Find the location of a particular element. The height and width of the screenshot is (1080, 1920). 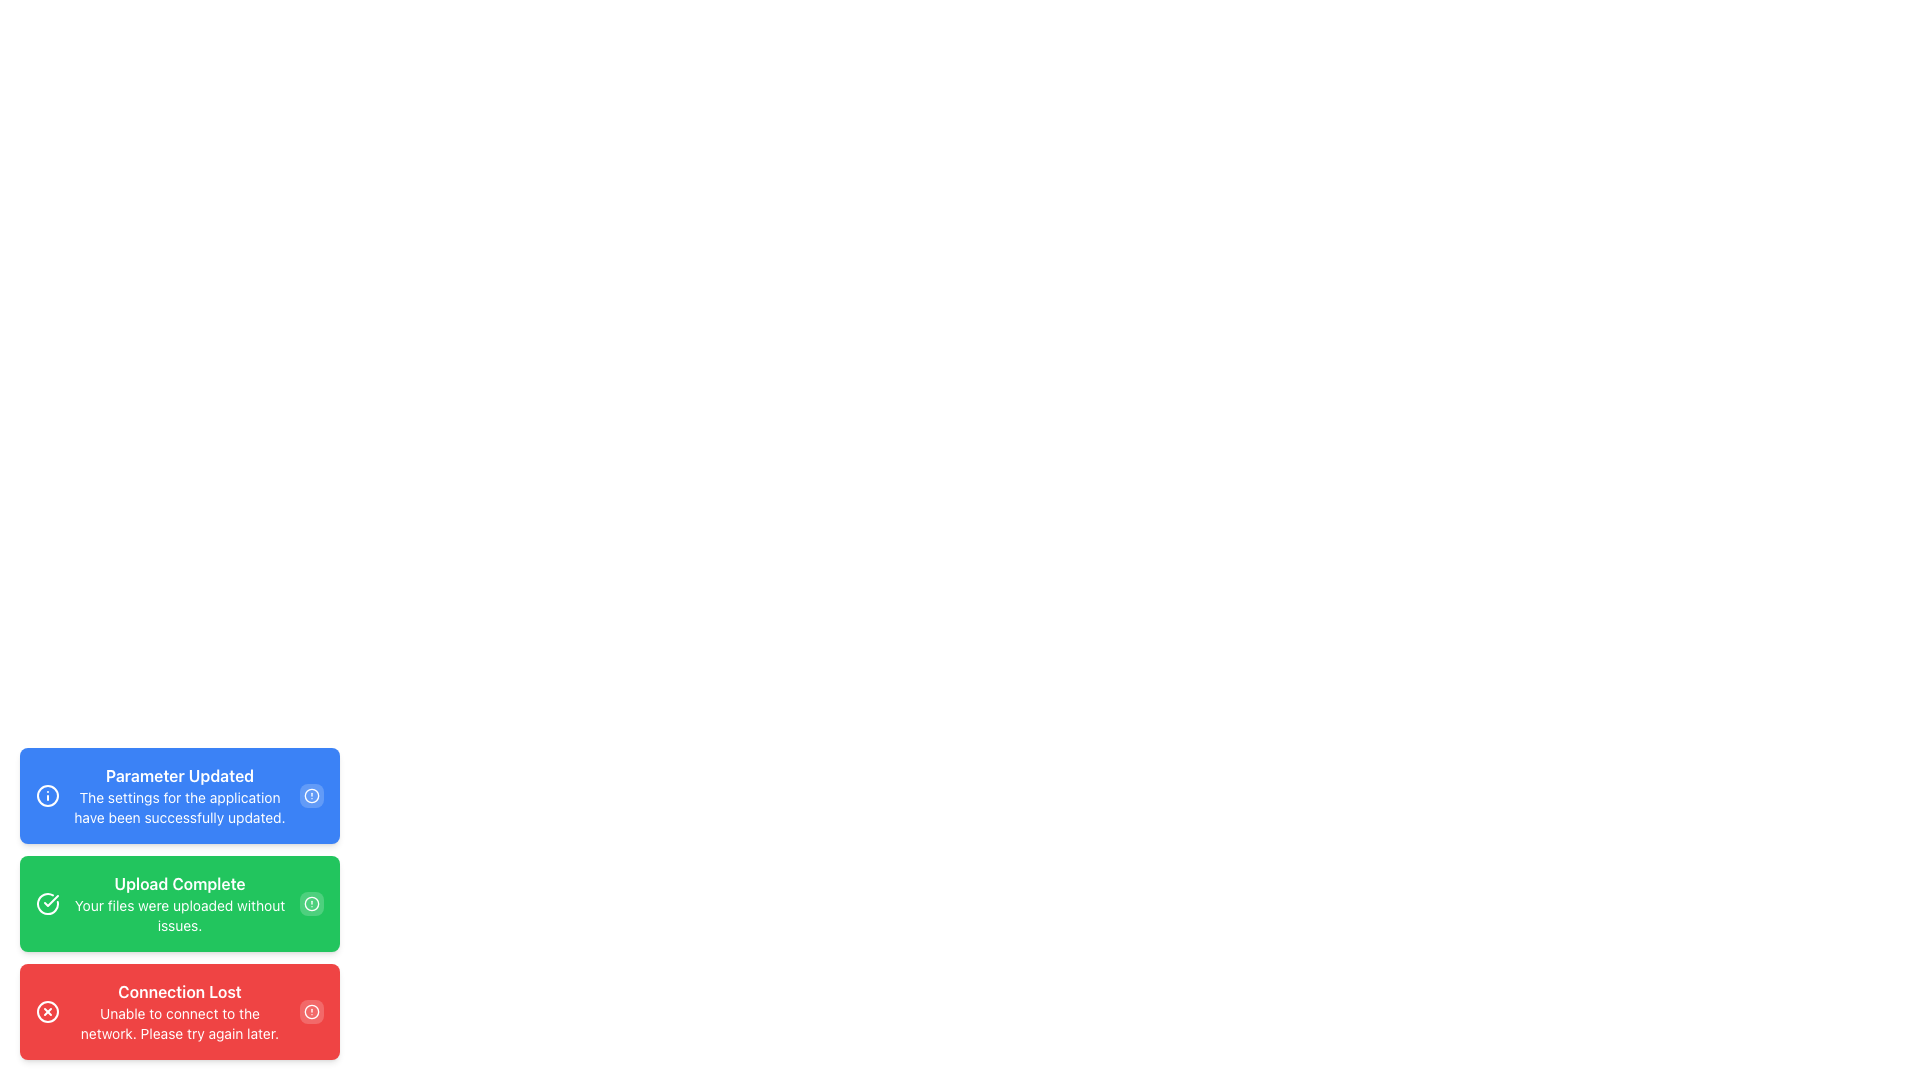

text block that displays a message about successful application settings updates, which is located directly under the bold heading 'Parameter Updated' within a blue notification card is located at coordinates (180, 806).